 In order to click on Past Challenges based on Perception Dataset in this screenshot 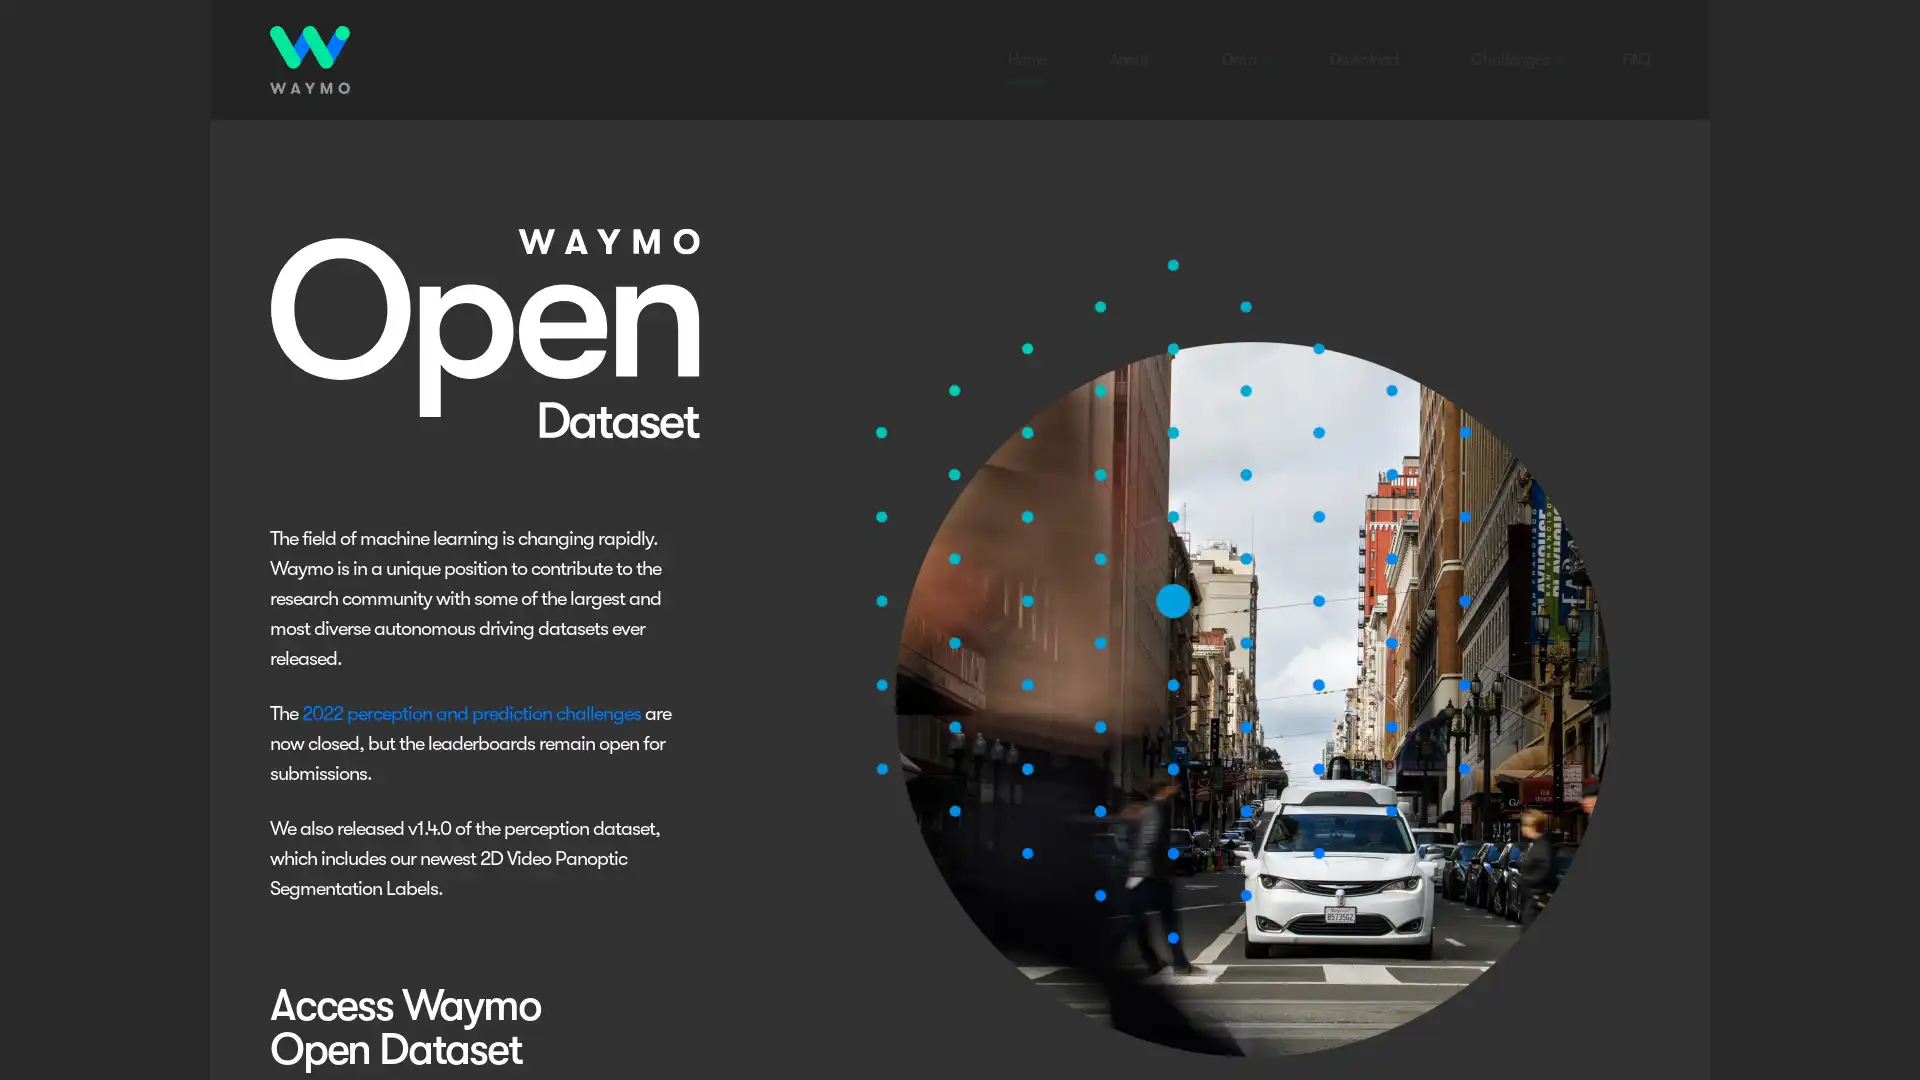, I will do `click(1540, 496)`.